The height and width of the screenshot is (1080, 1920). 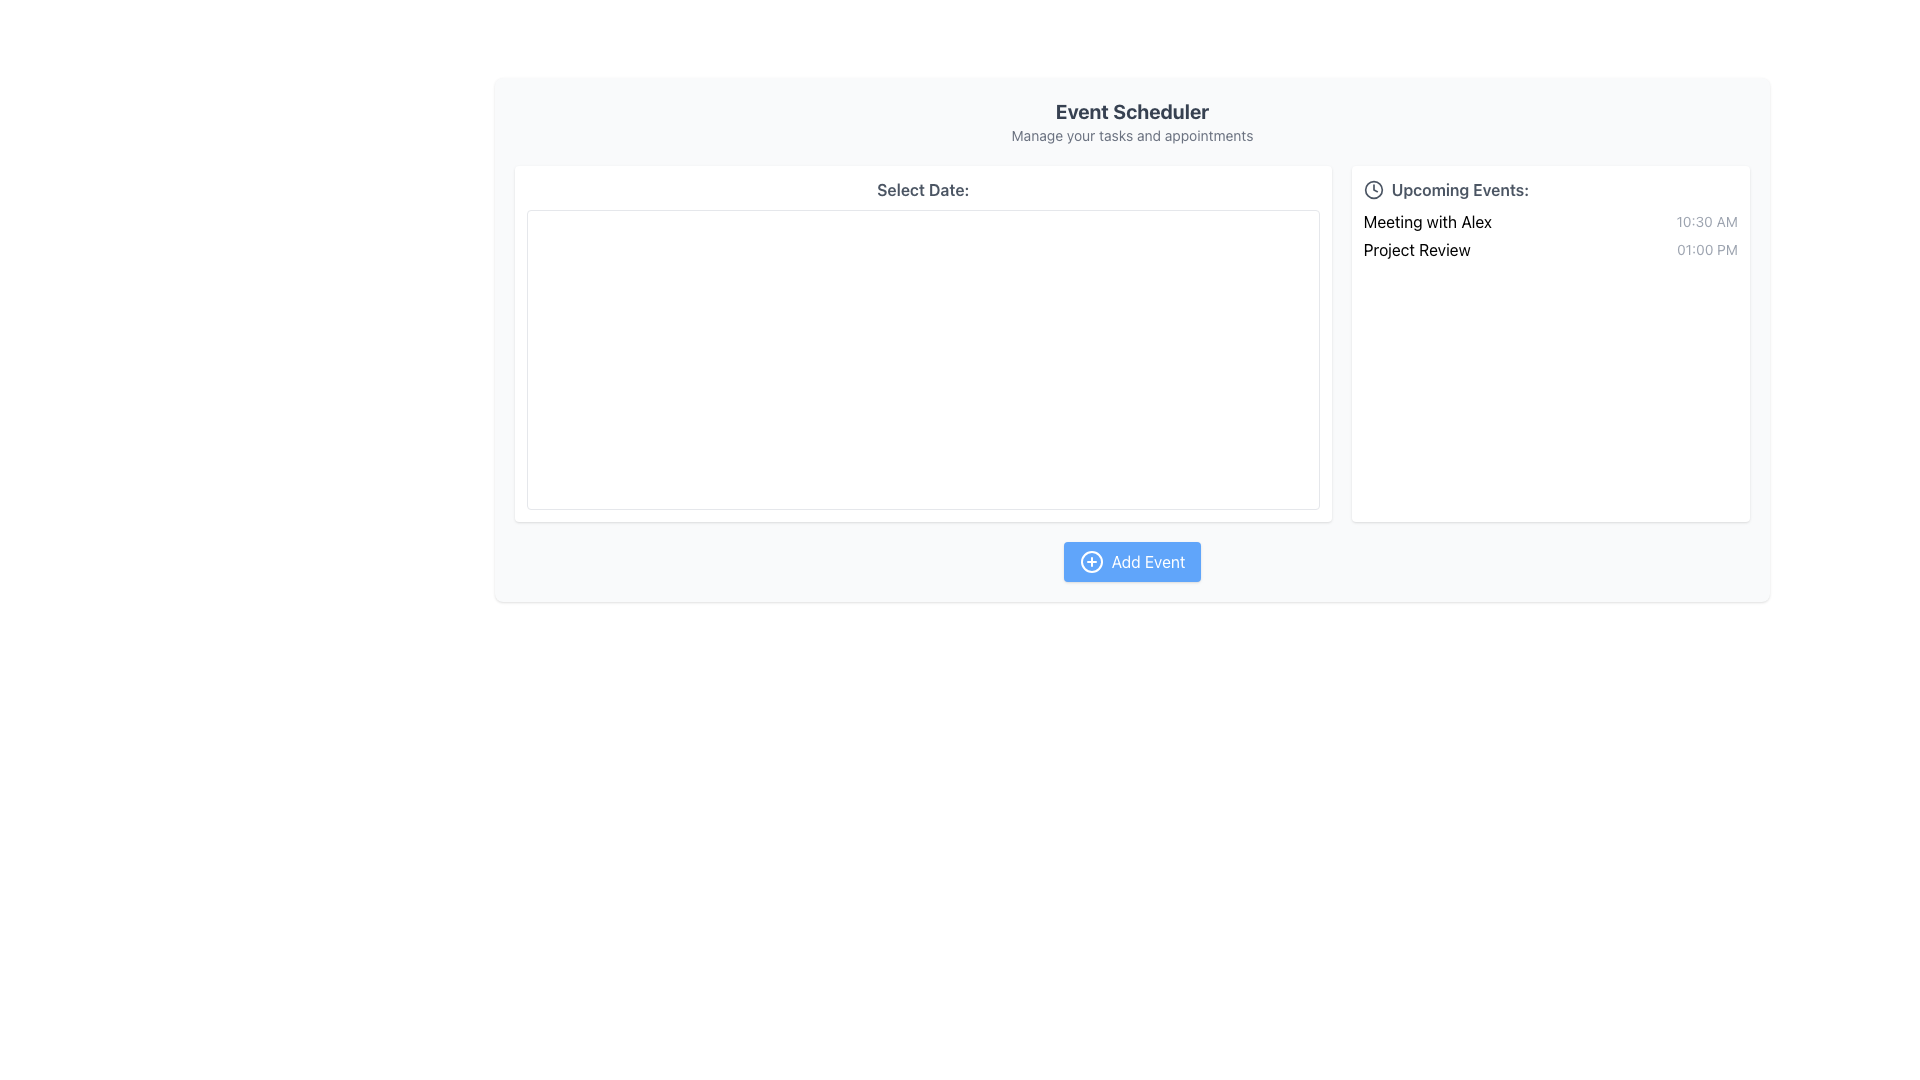 I want to click on the static text label displaying the time associated with the event 'Project Review' in the Upcoming Events section, so click(x=1706, y=249).